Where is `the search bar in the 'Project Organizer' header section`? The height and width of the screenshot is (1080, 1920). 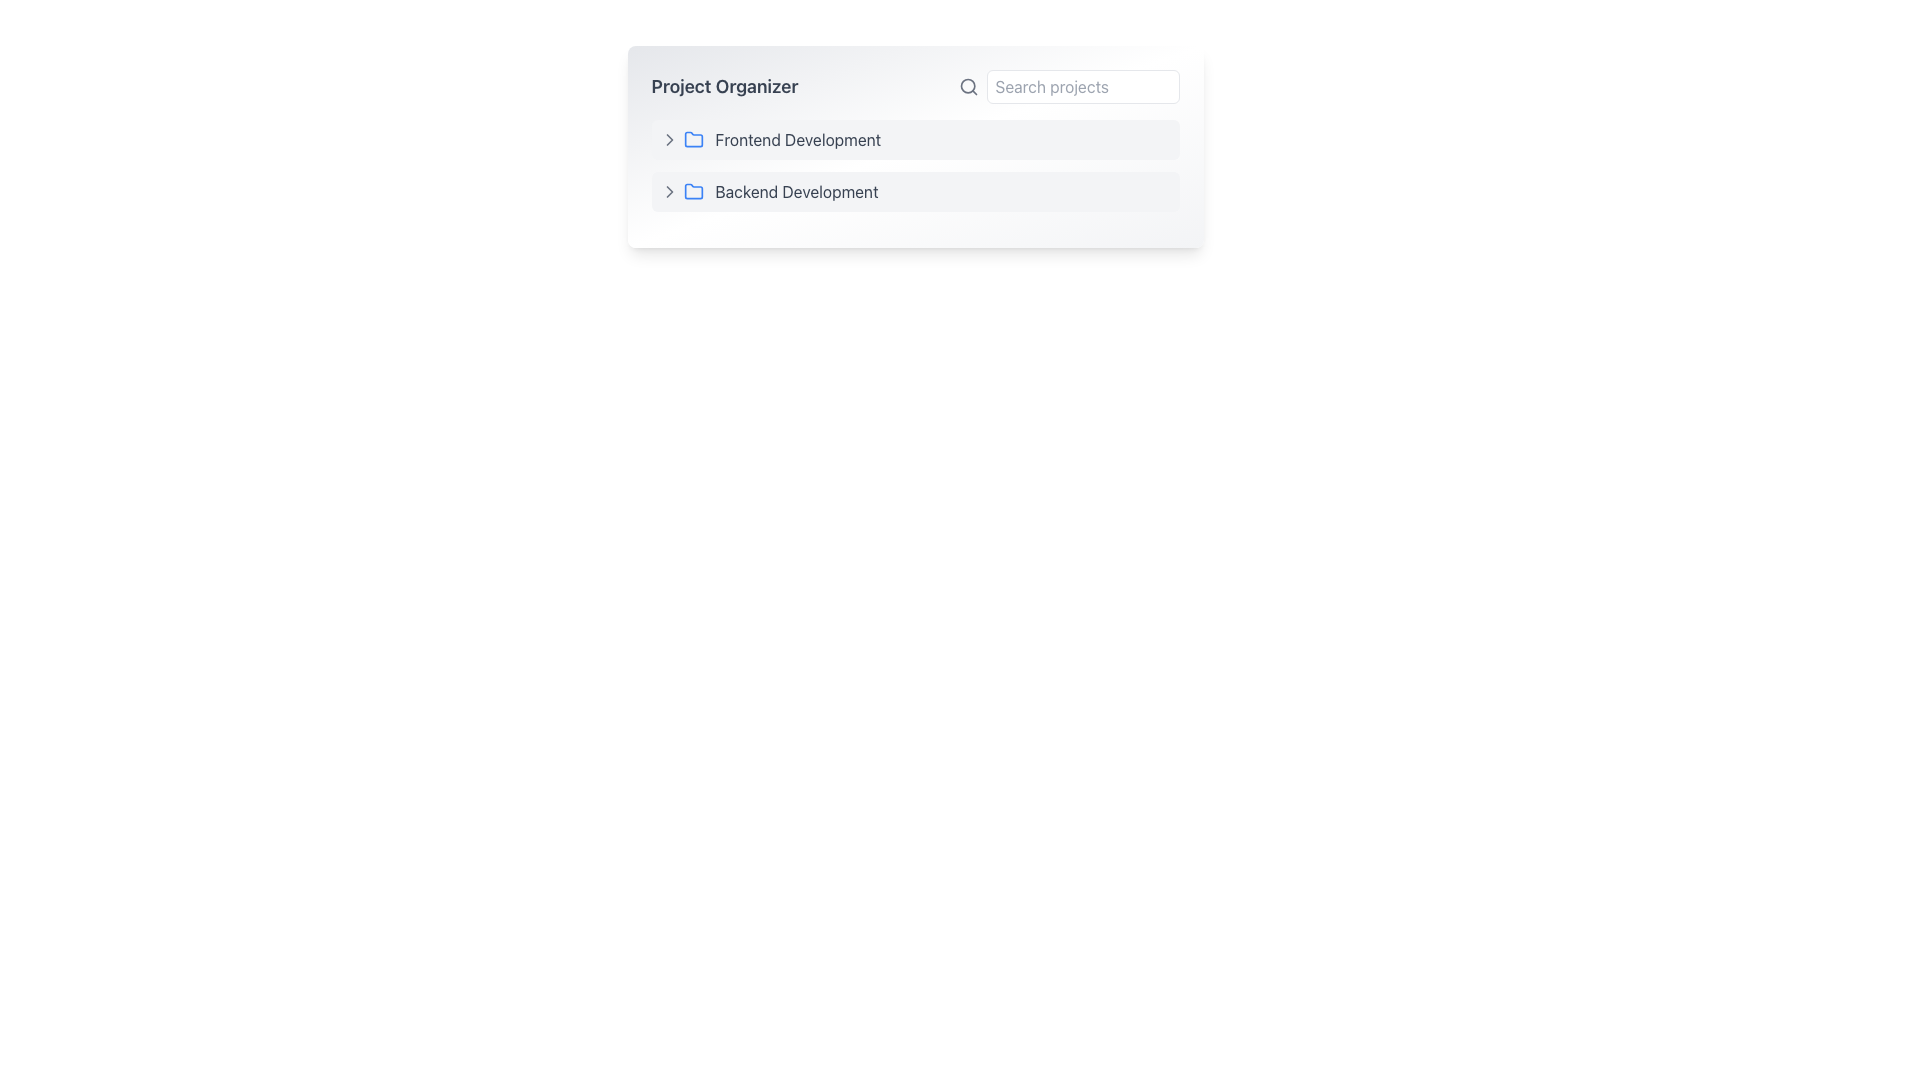
the search bar in the 'Project Organizer' header section is located at coordinates (1068, 86).